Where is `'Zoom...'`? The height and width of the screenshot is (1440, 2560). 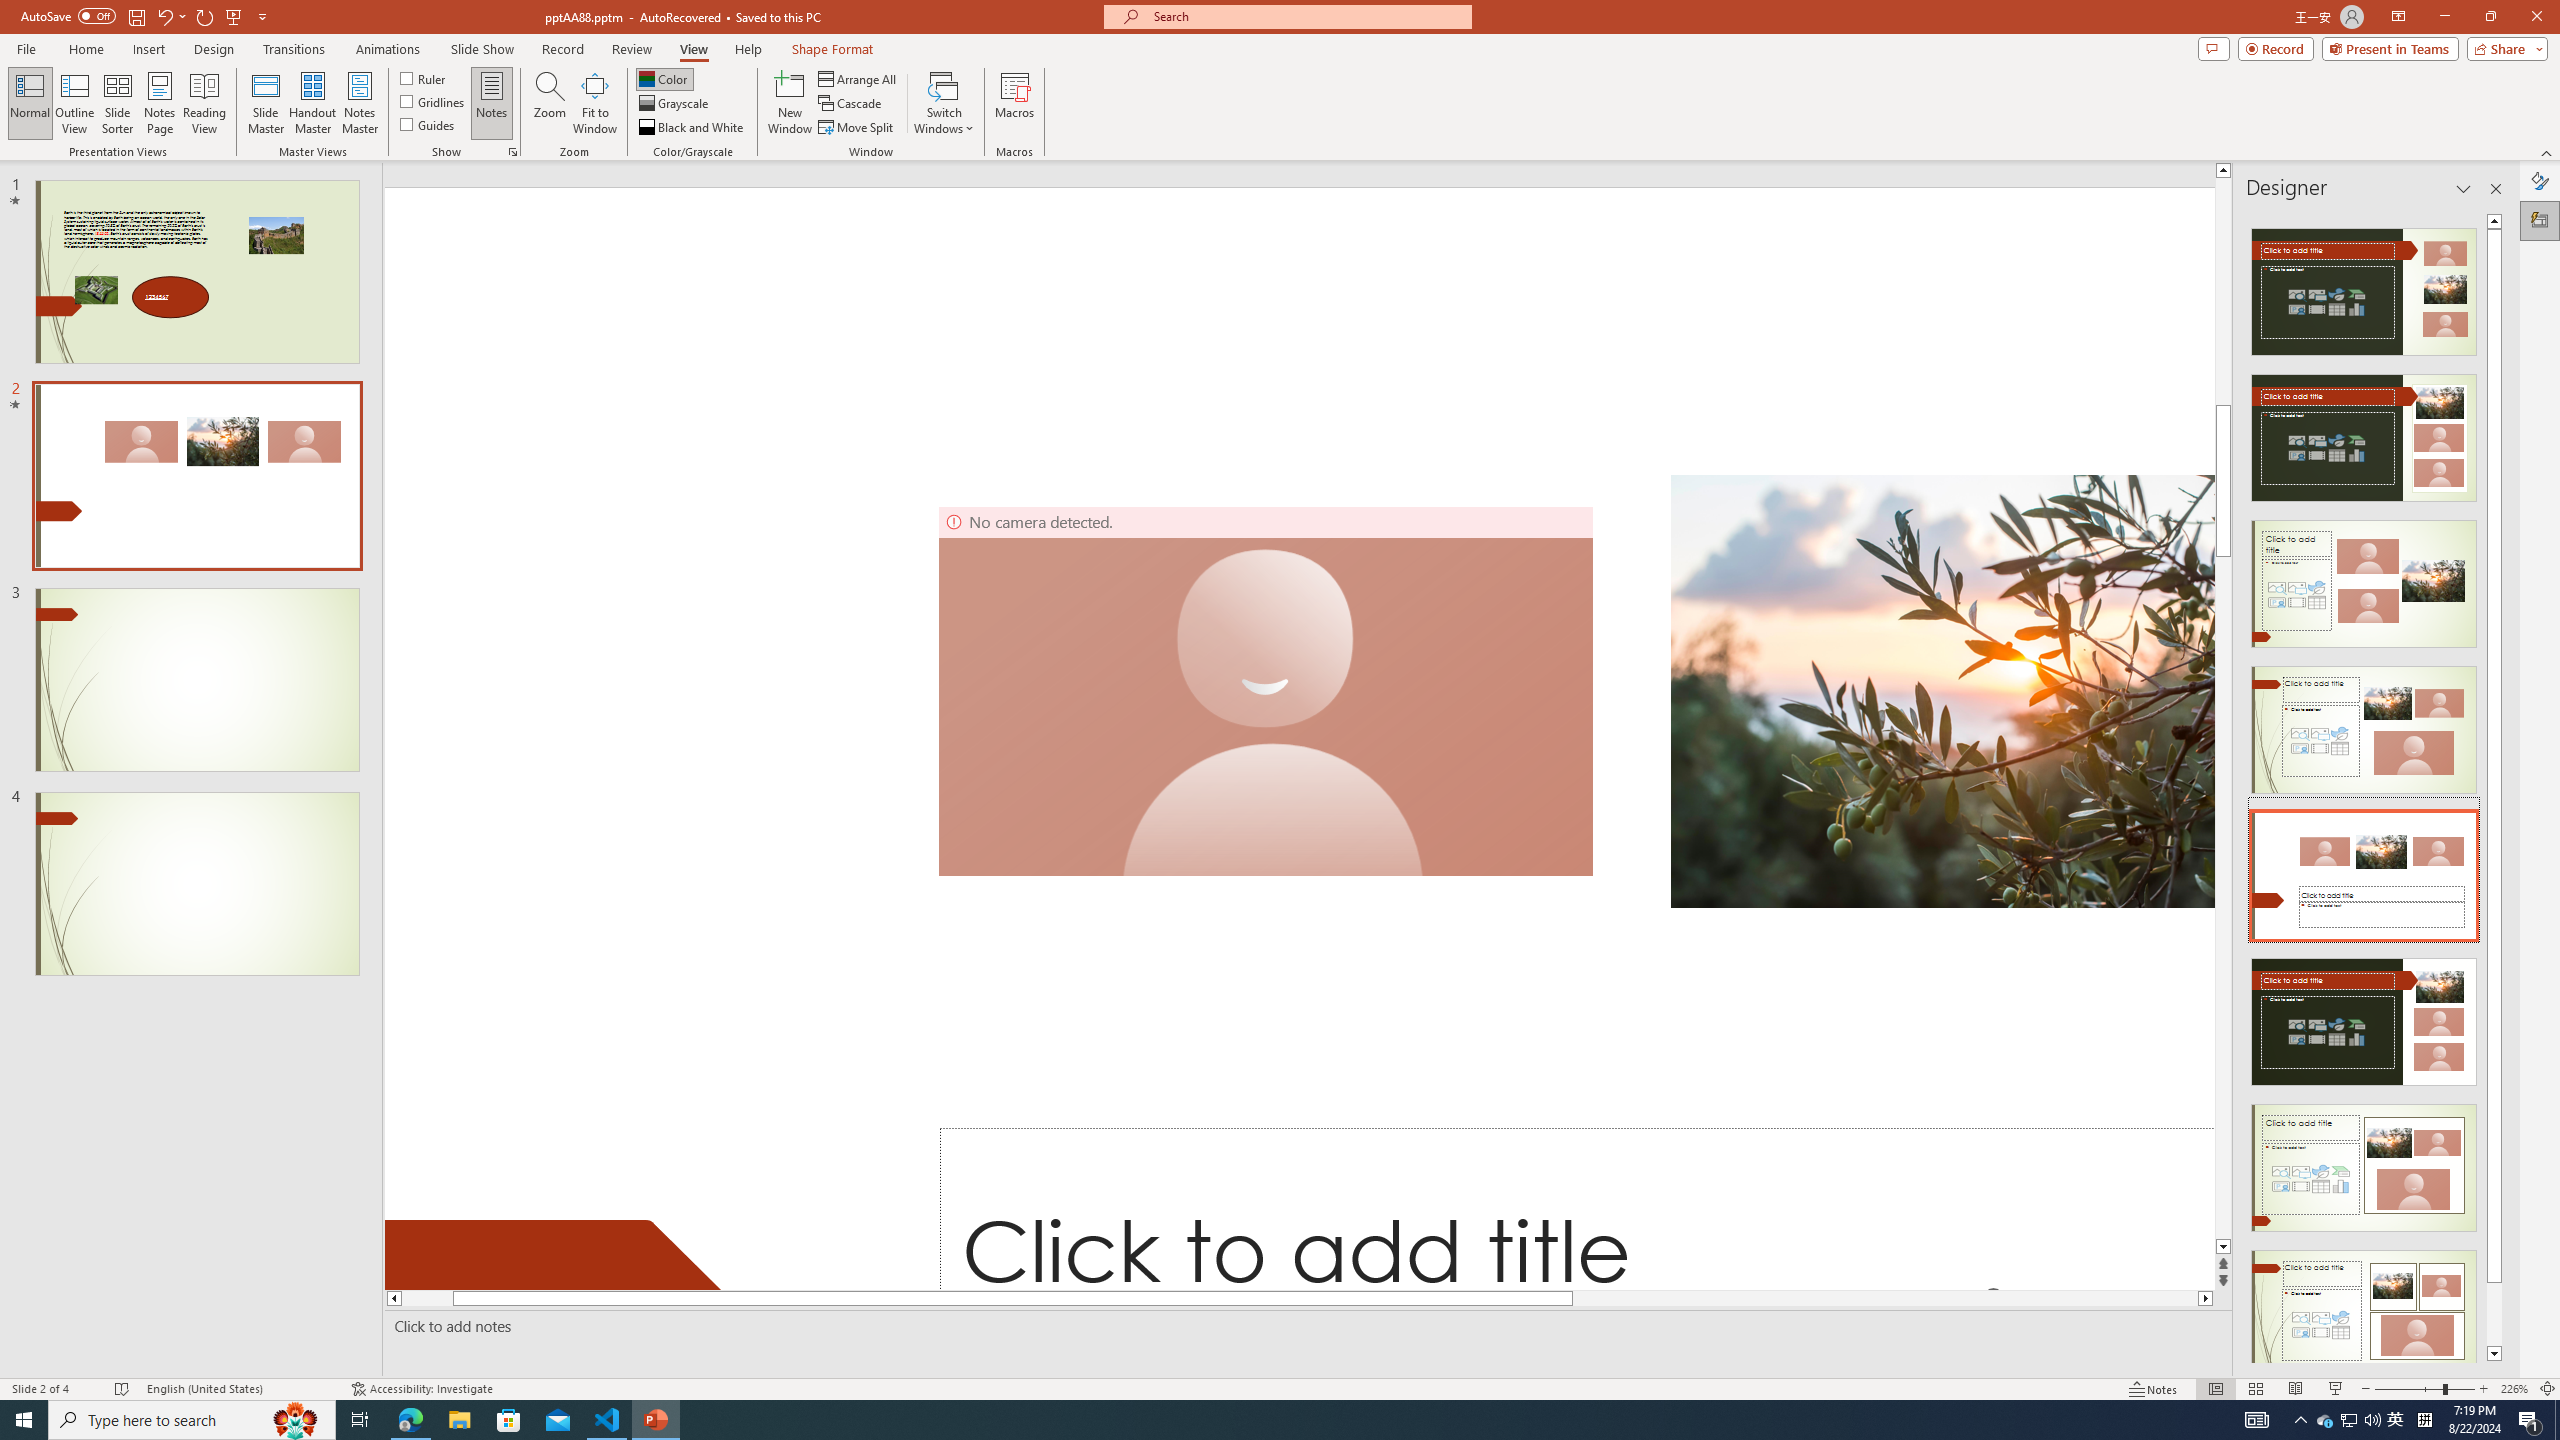 'Zoom...' is located at coordinates (550, 103).